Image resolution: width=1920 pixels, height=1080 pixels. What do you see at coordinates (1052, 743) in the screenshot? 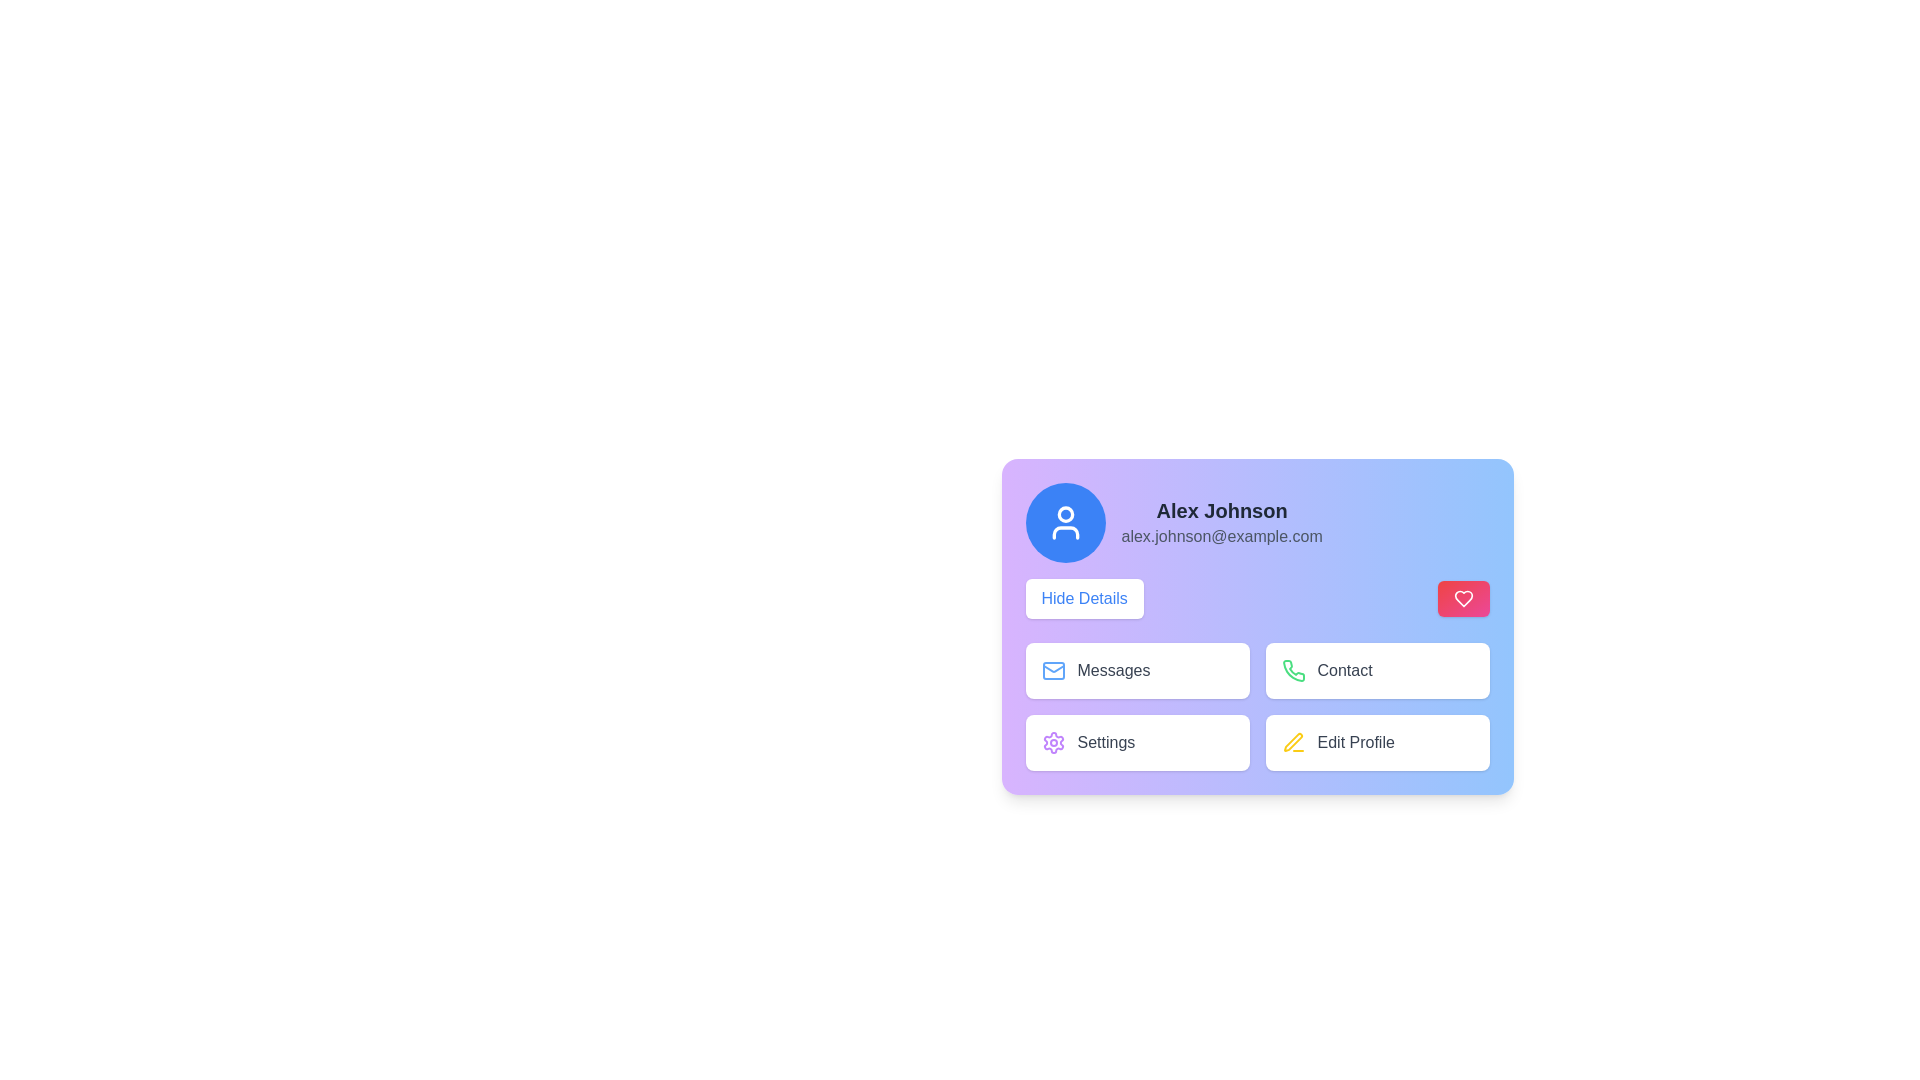
I see `the purple gear-shaped settings icon located at the bottom-left section of the card layout` at bounding box center [1052, 743].